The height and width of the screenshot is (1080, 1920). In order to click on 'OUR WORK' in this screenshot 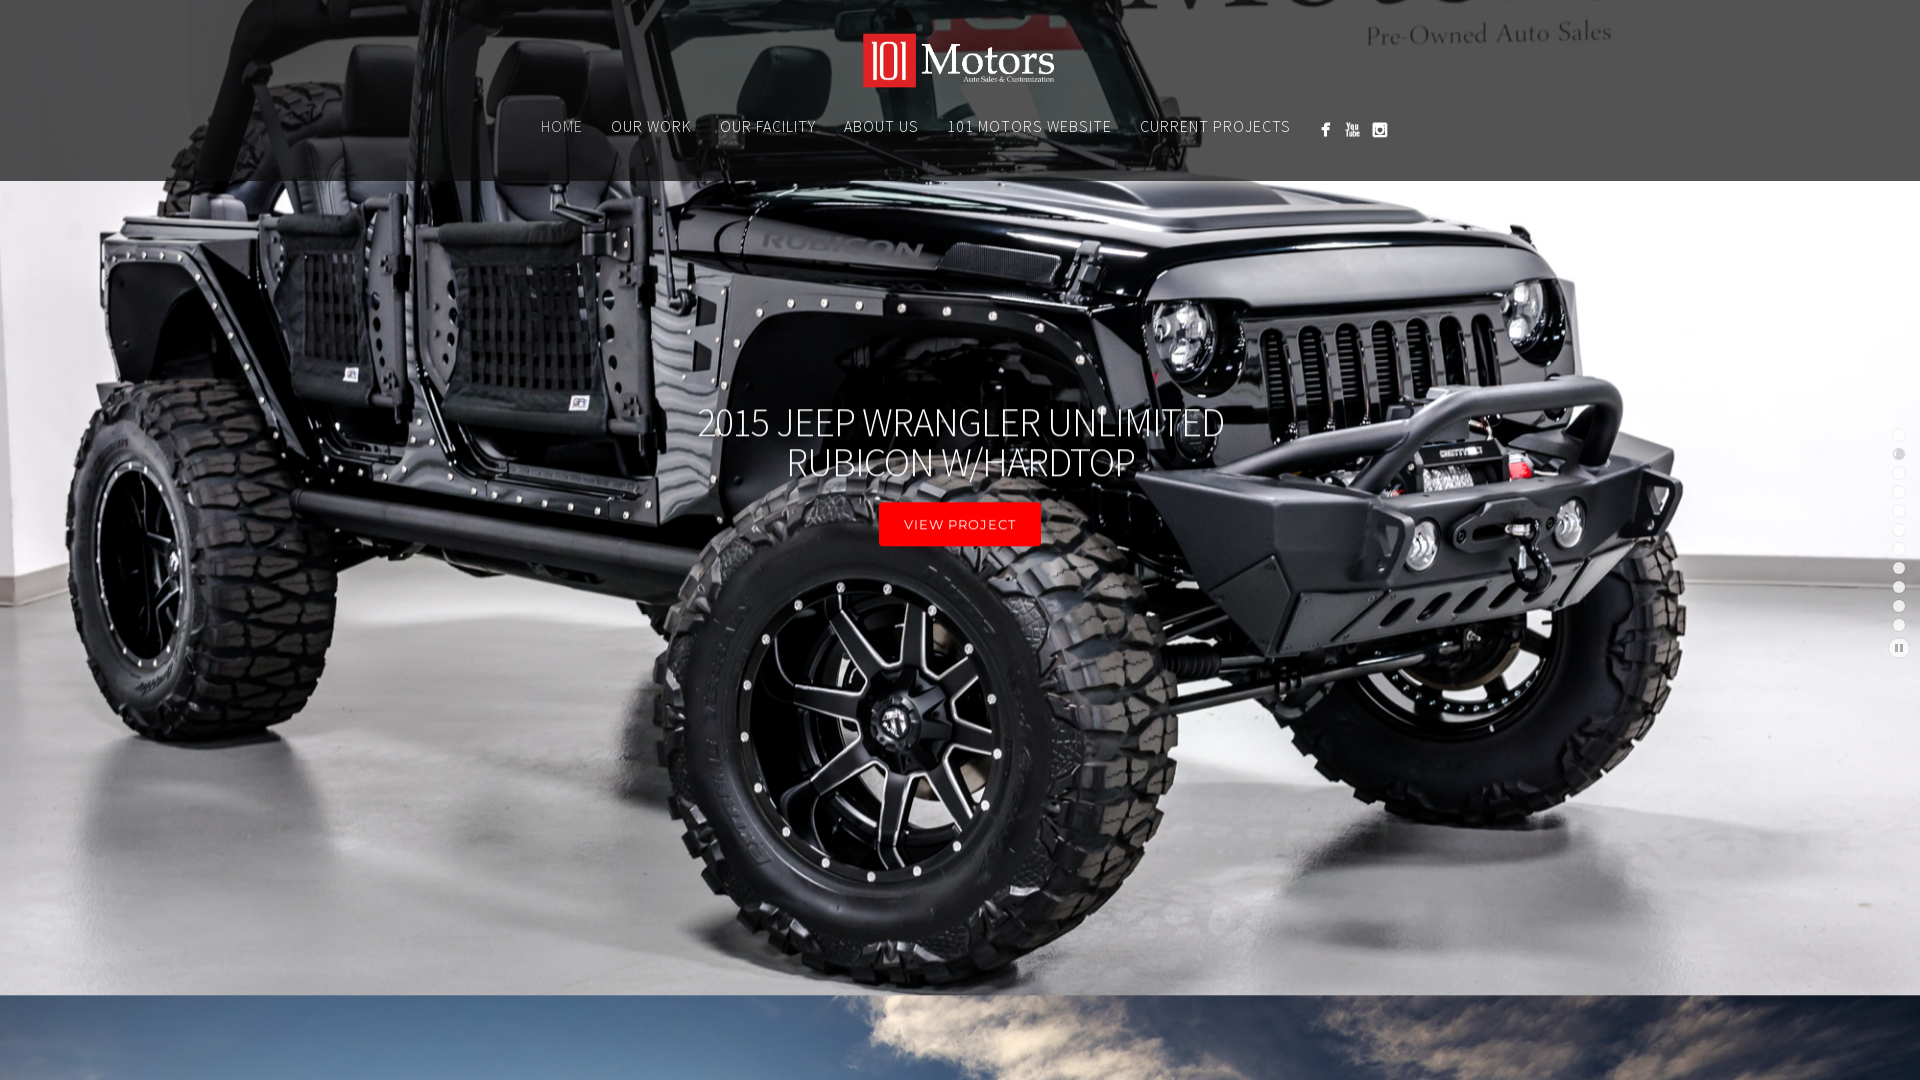, I will do `click(650, 126)`.